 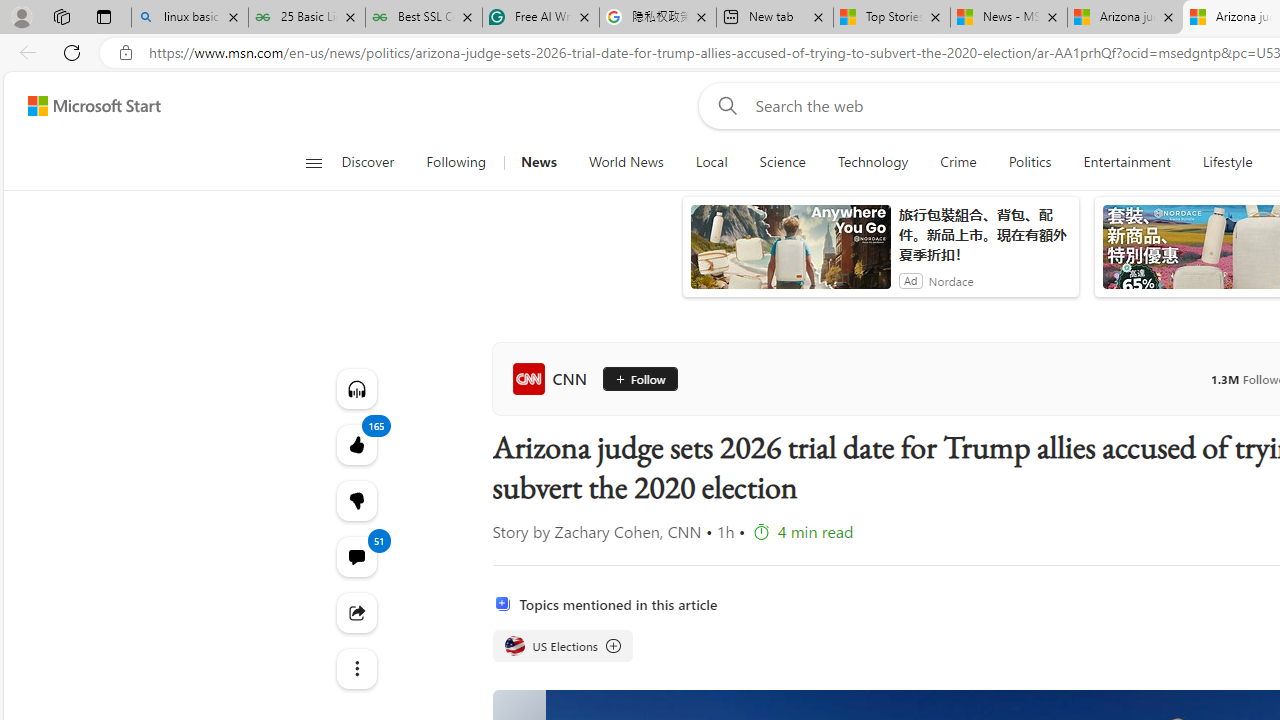 I want to click on 'Listen to this article', so click(x=356, y=388).